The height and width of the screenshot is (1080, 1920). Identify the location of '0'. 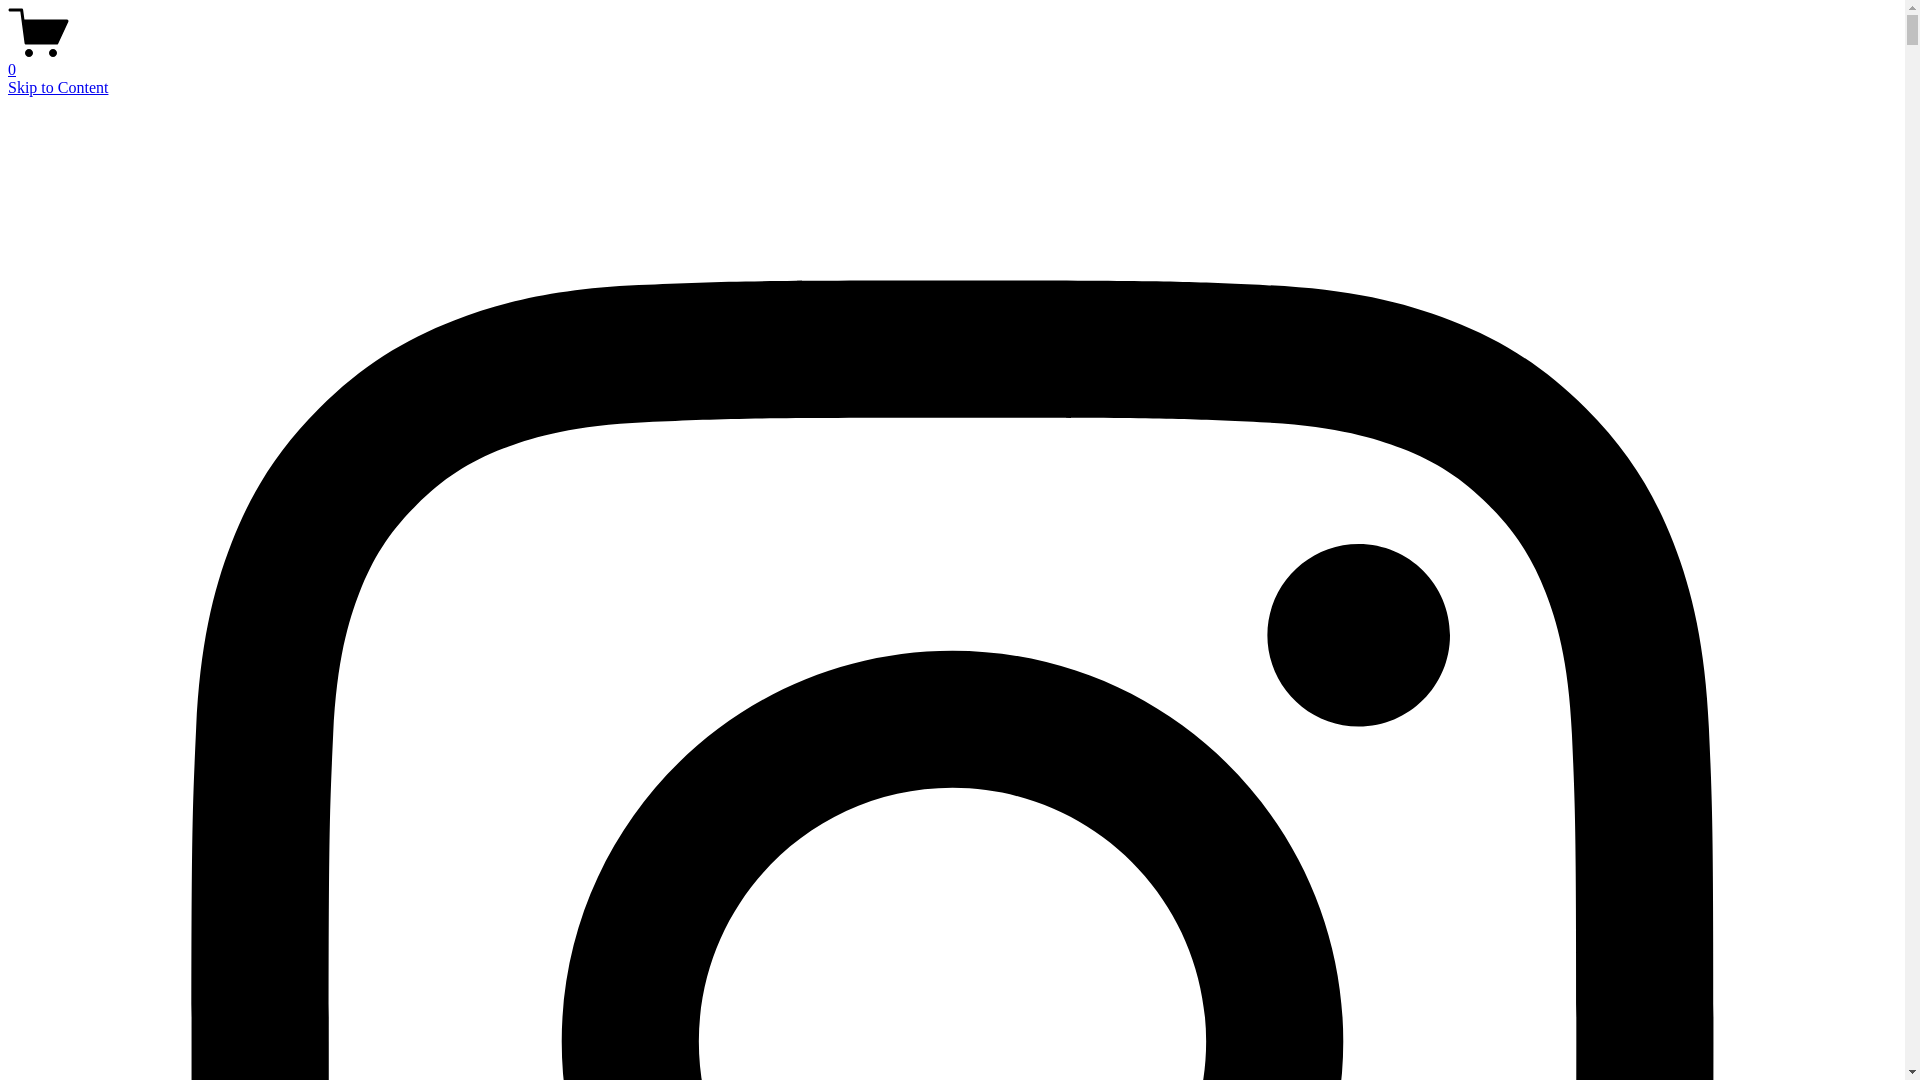
(951, 60).